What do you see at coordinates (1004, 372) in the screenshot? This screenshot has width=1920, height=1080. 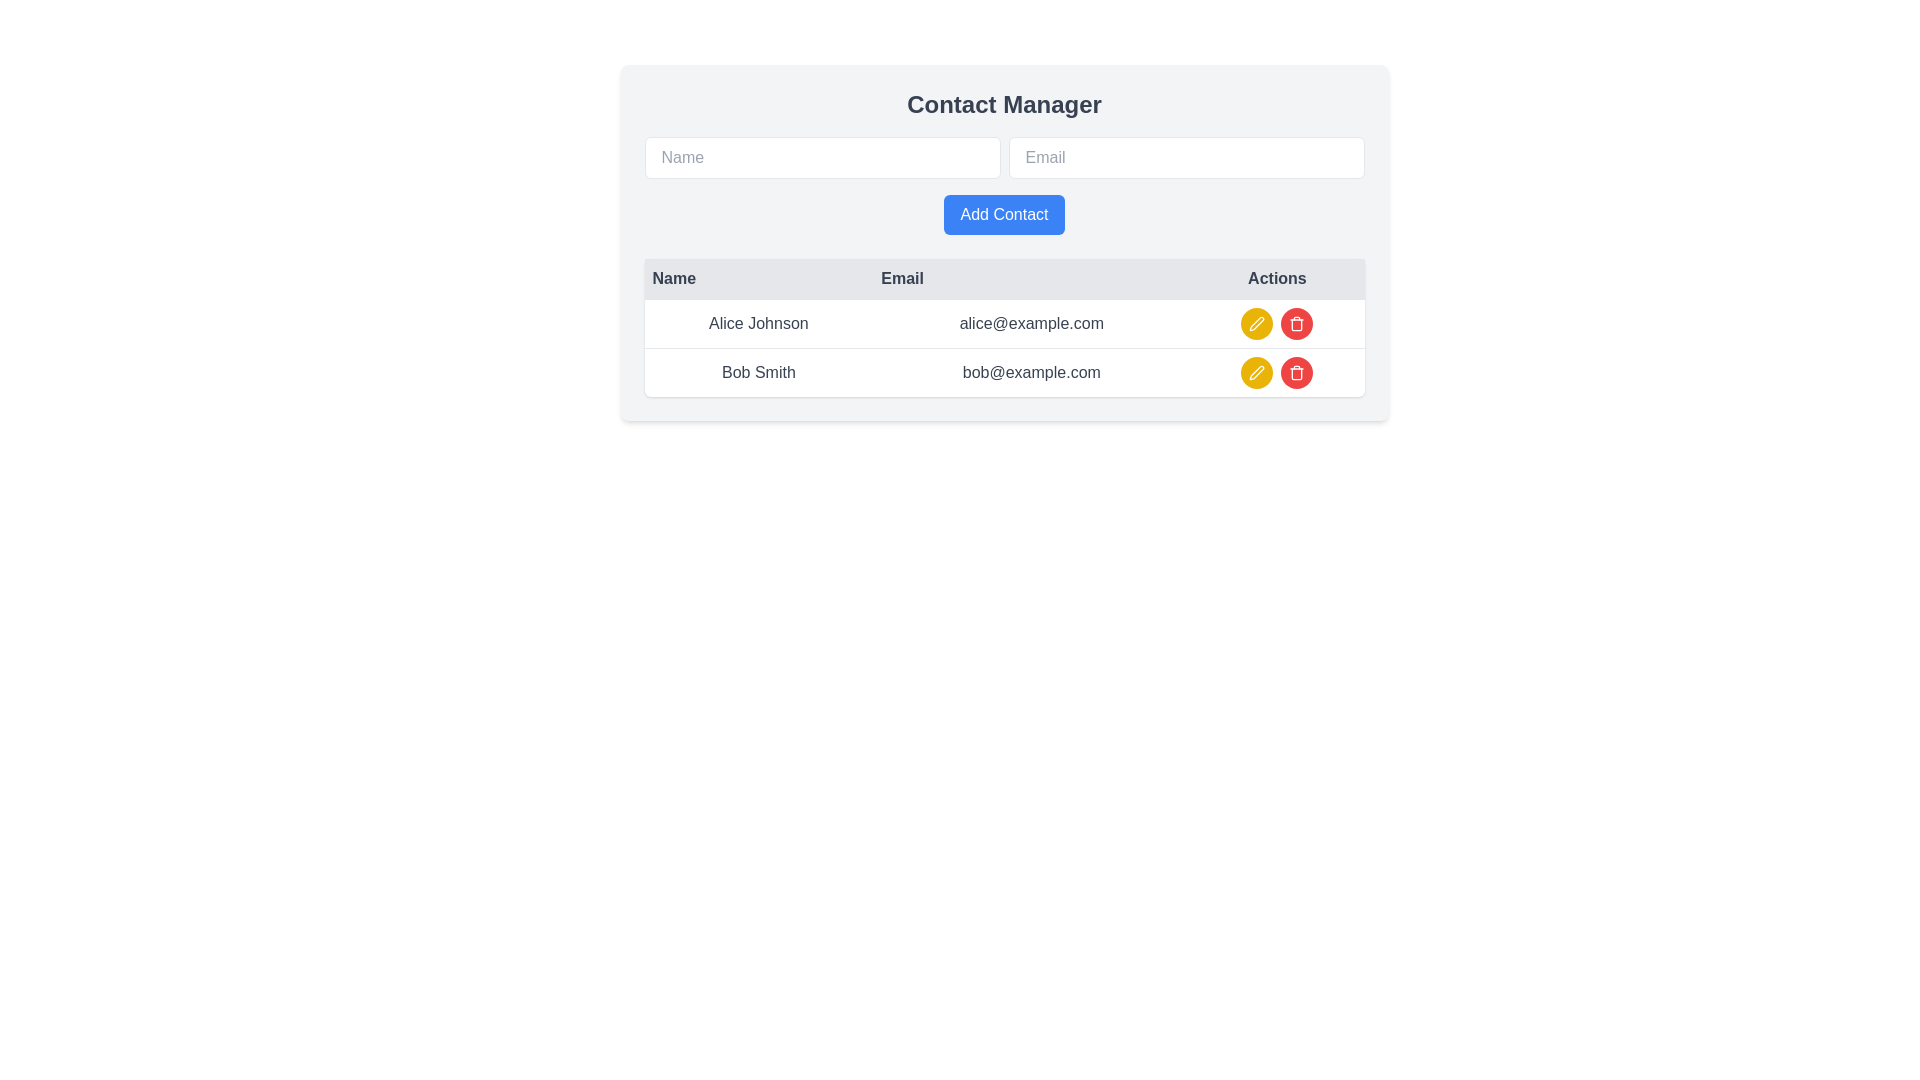 I see `the second row in the table containing the text 'Bob Smith' and 'bob@example.com'` at bounding box center [1004, 372].